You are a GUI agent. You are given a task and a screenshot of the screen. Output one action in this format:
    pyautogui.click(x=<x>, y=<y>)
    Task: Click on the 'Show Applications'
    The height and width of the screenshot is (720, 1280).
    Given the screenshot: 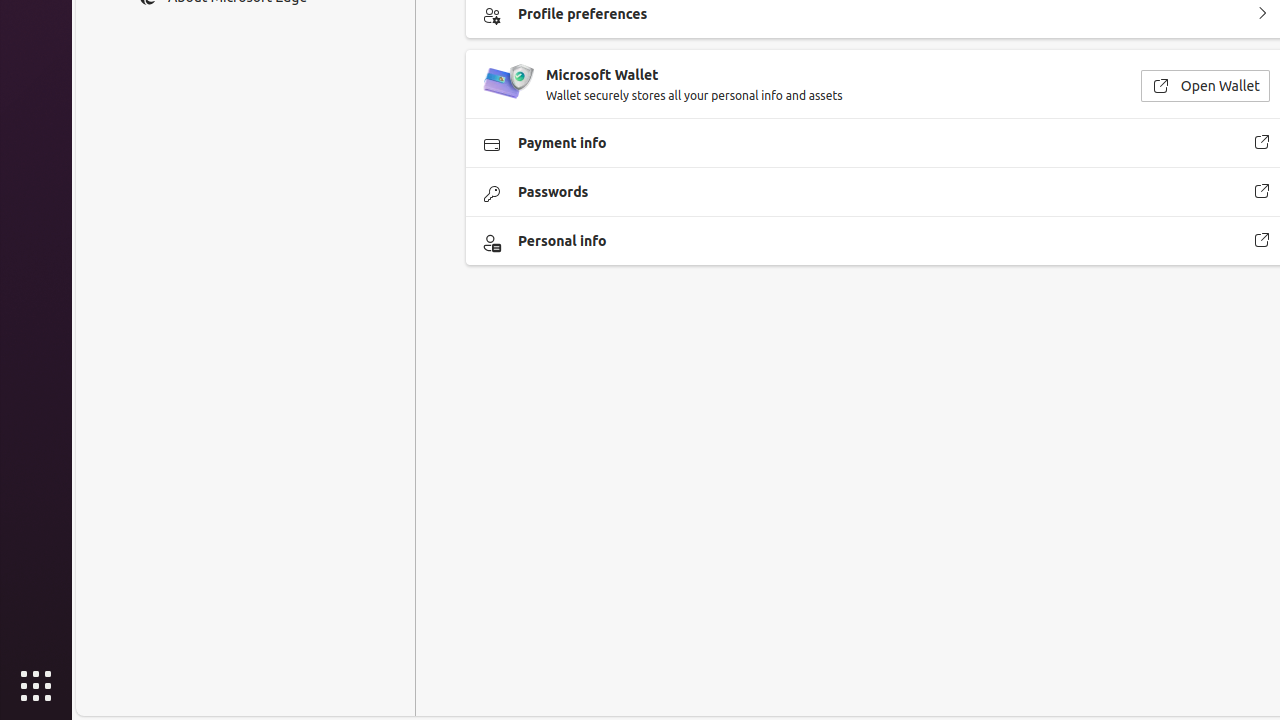 What is the action you would take?
    pyautogui.click(x=35, y=685)
    